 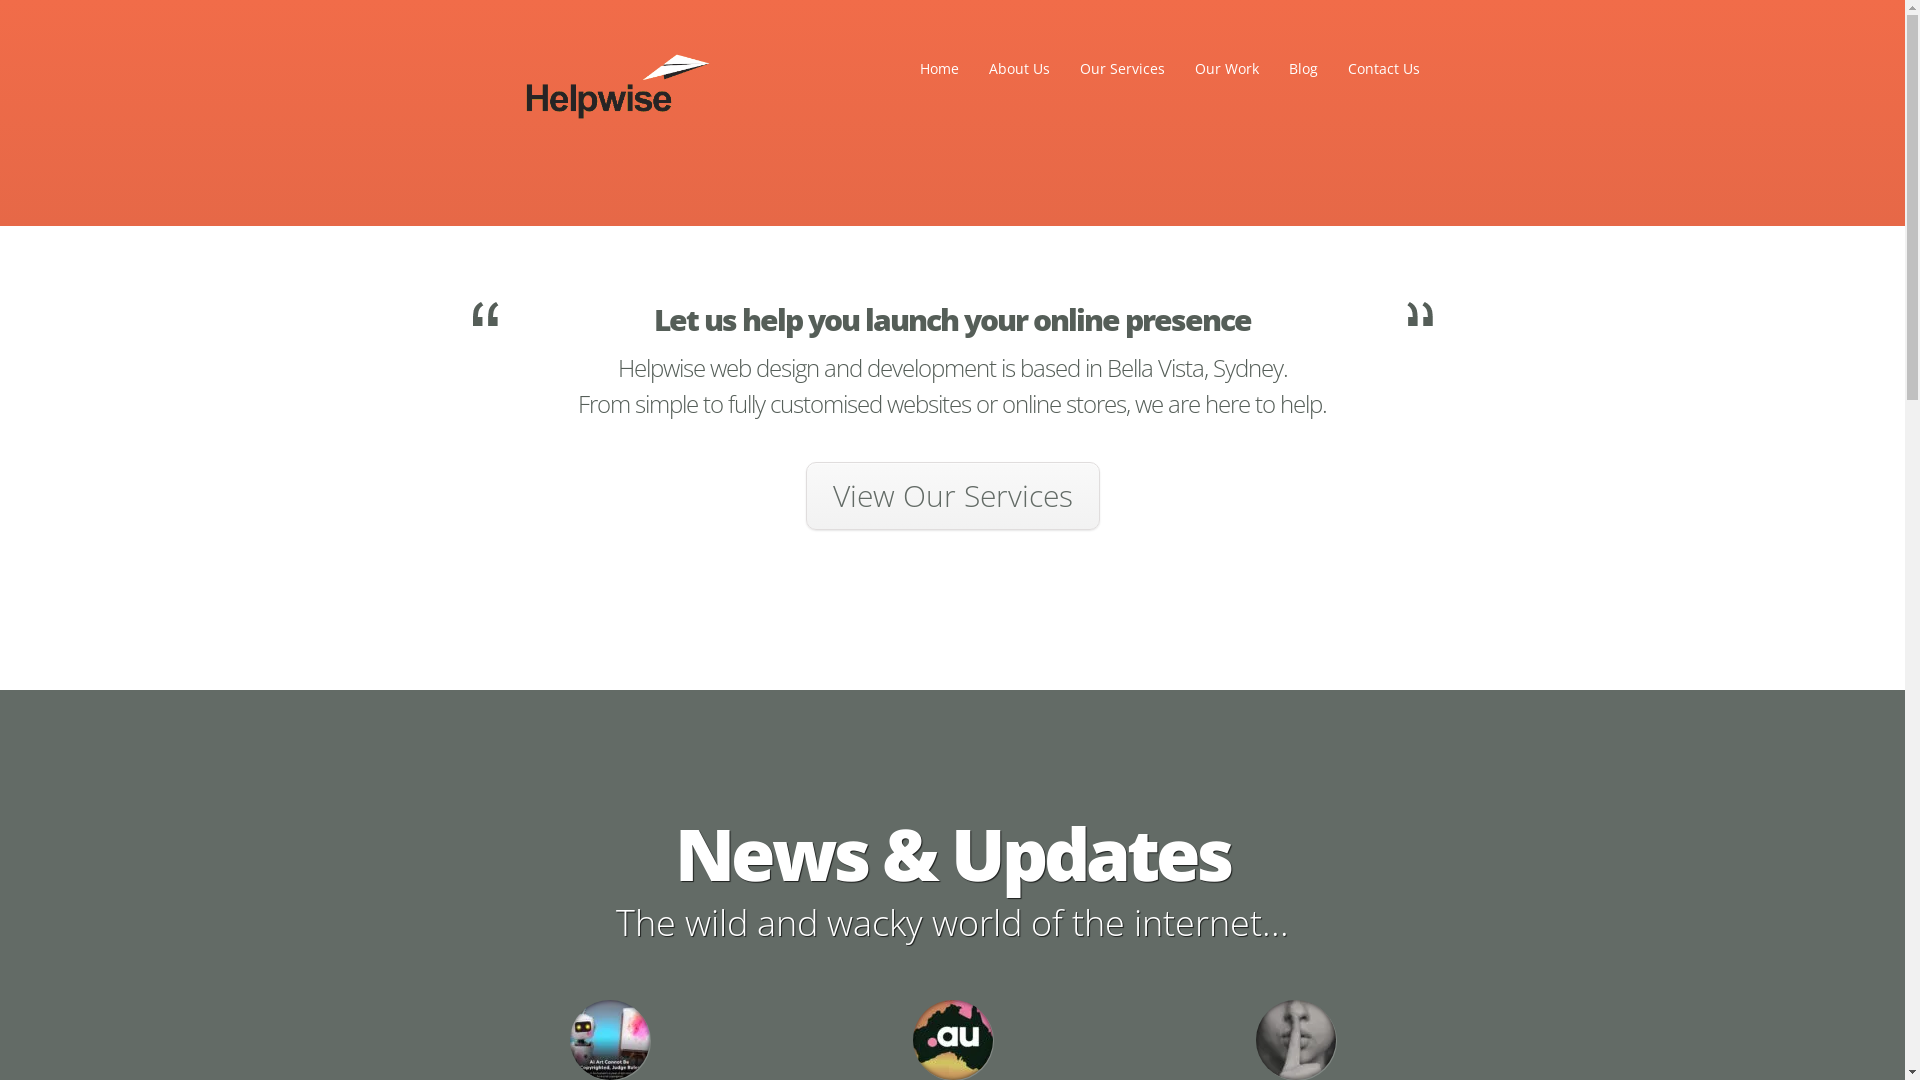 What do you see at coordinates (952, 495) in the screenshot?
I see `'View Our Services'` at bounding box center [952, 495].